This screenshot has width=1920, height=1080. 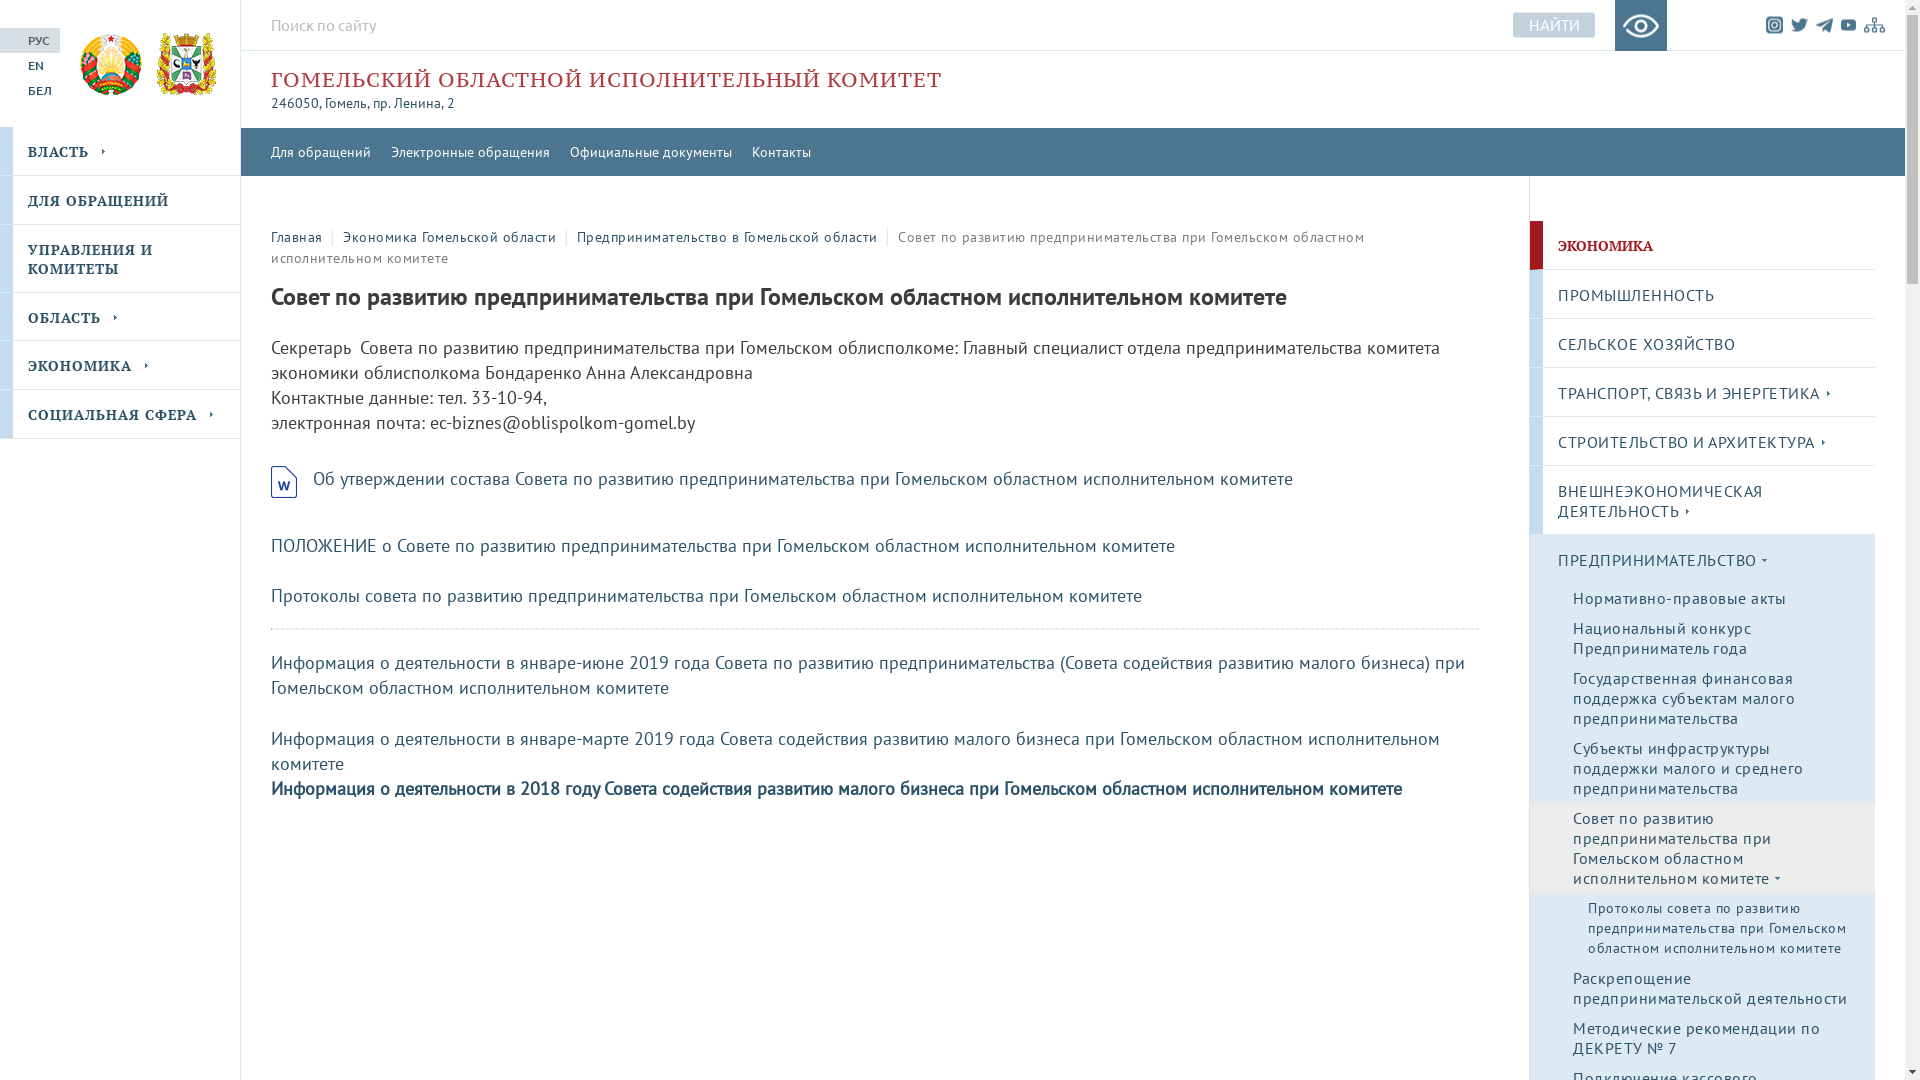 I want to click on 'Instagram', so click(x=1766, y=24).